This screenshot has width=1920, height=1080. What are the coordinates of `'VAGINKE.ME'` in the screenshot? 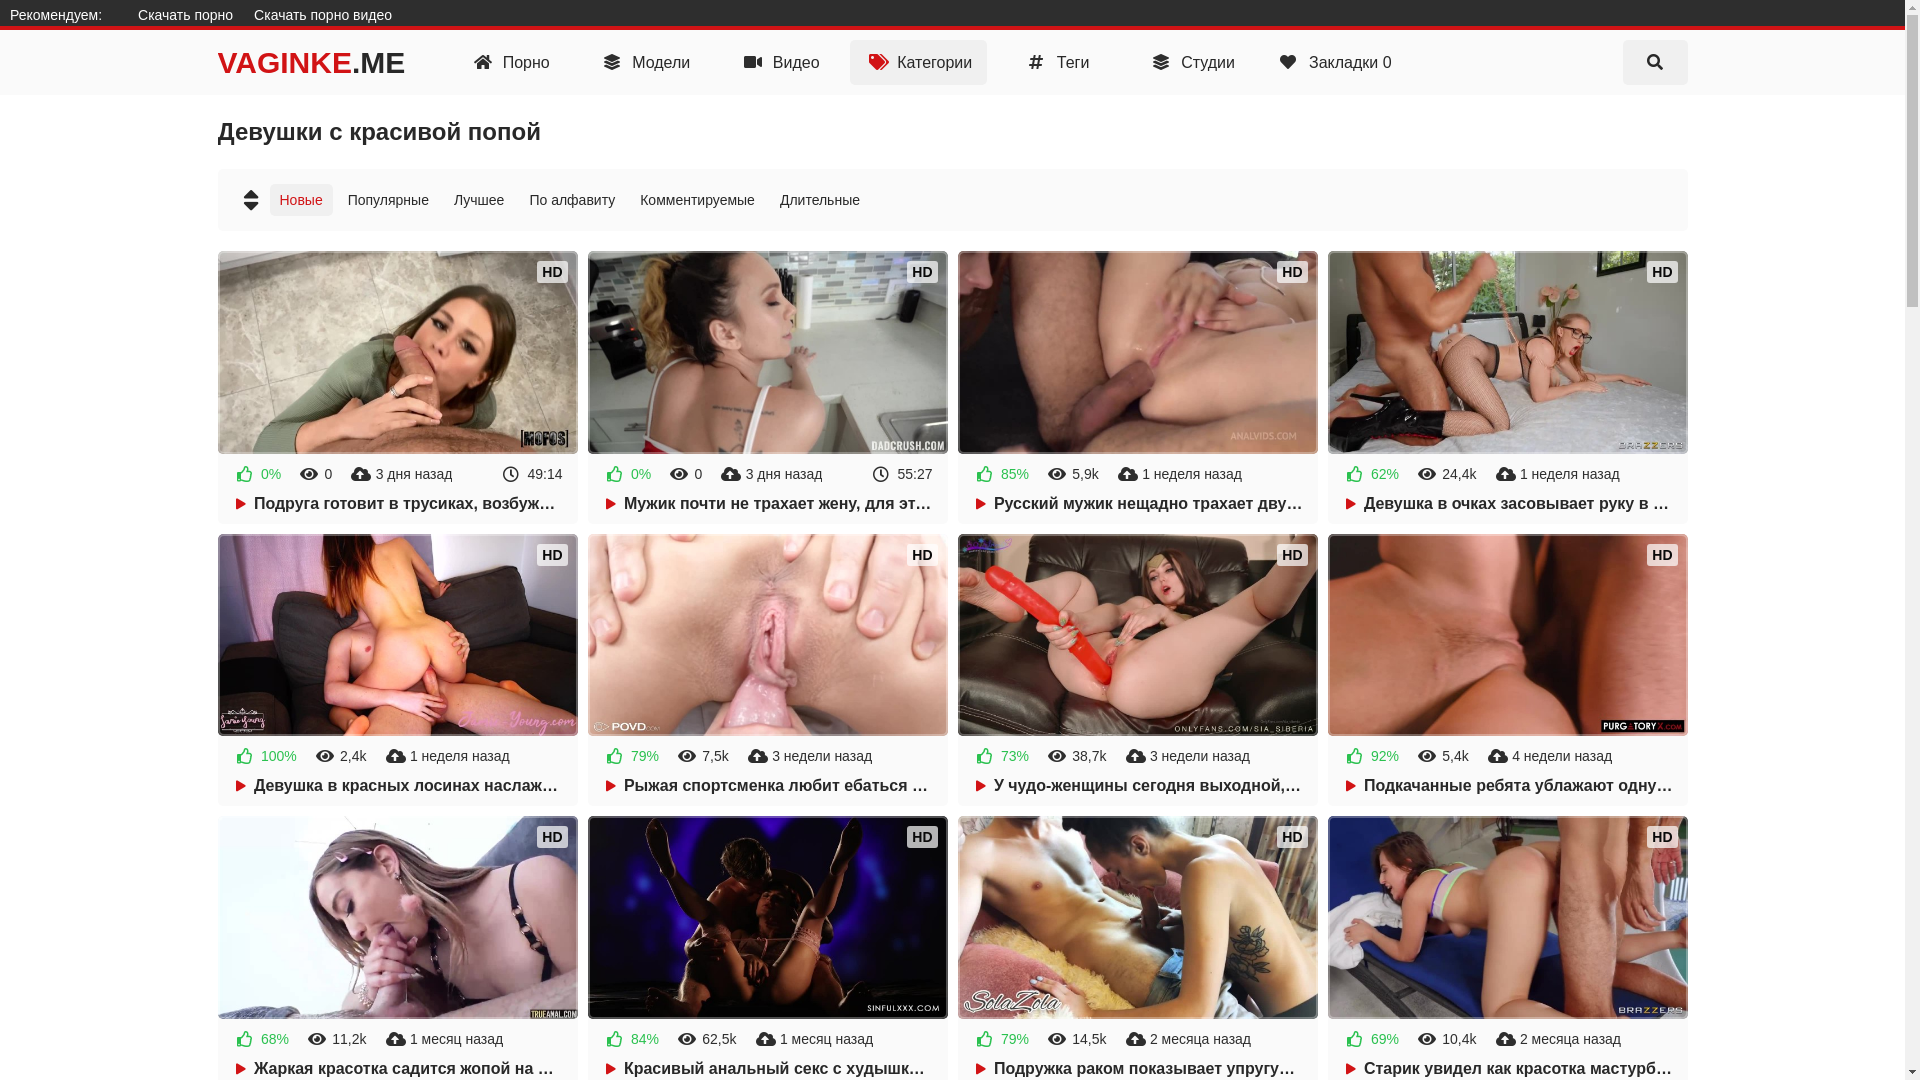 It's located at (311, 61).